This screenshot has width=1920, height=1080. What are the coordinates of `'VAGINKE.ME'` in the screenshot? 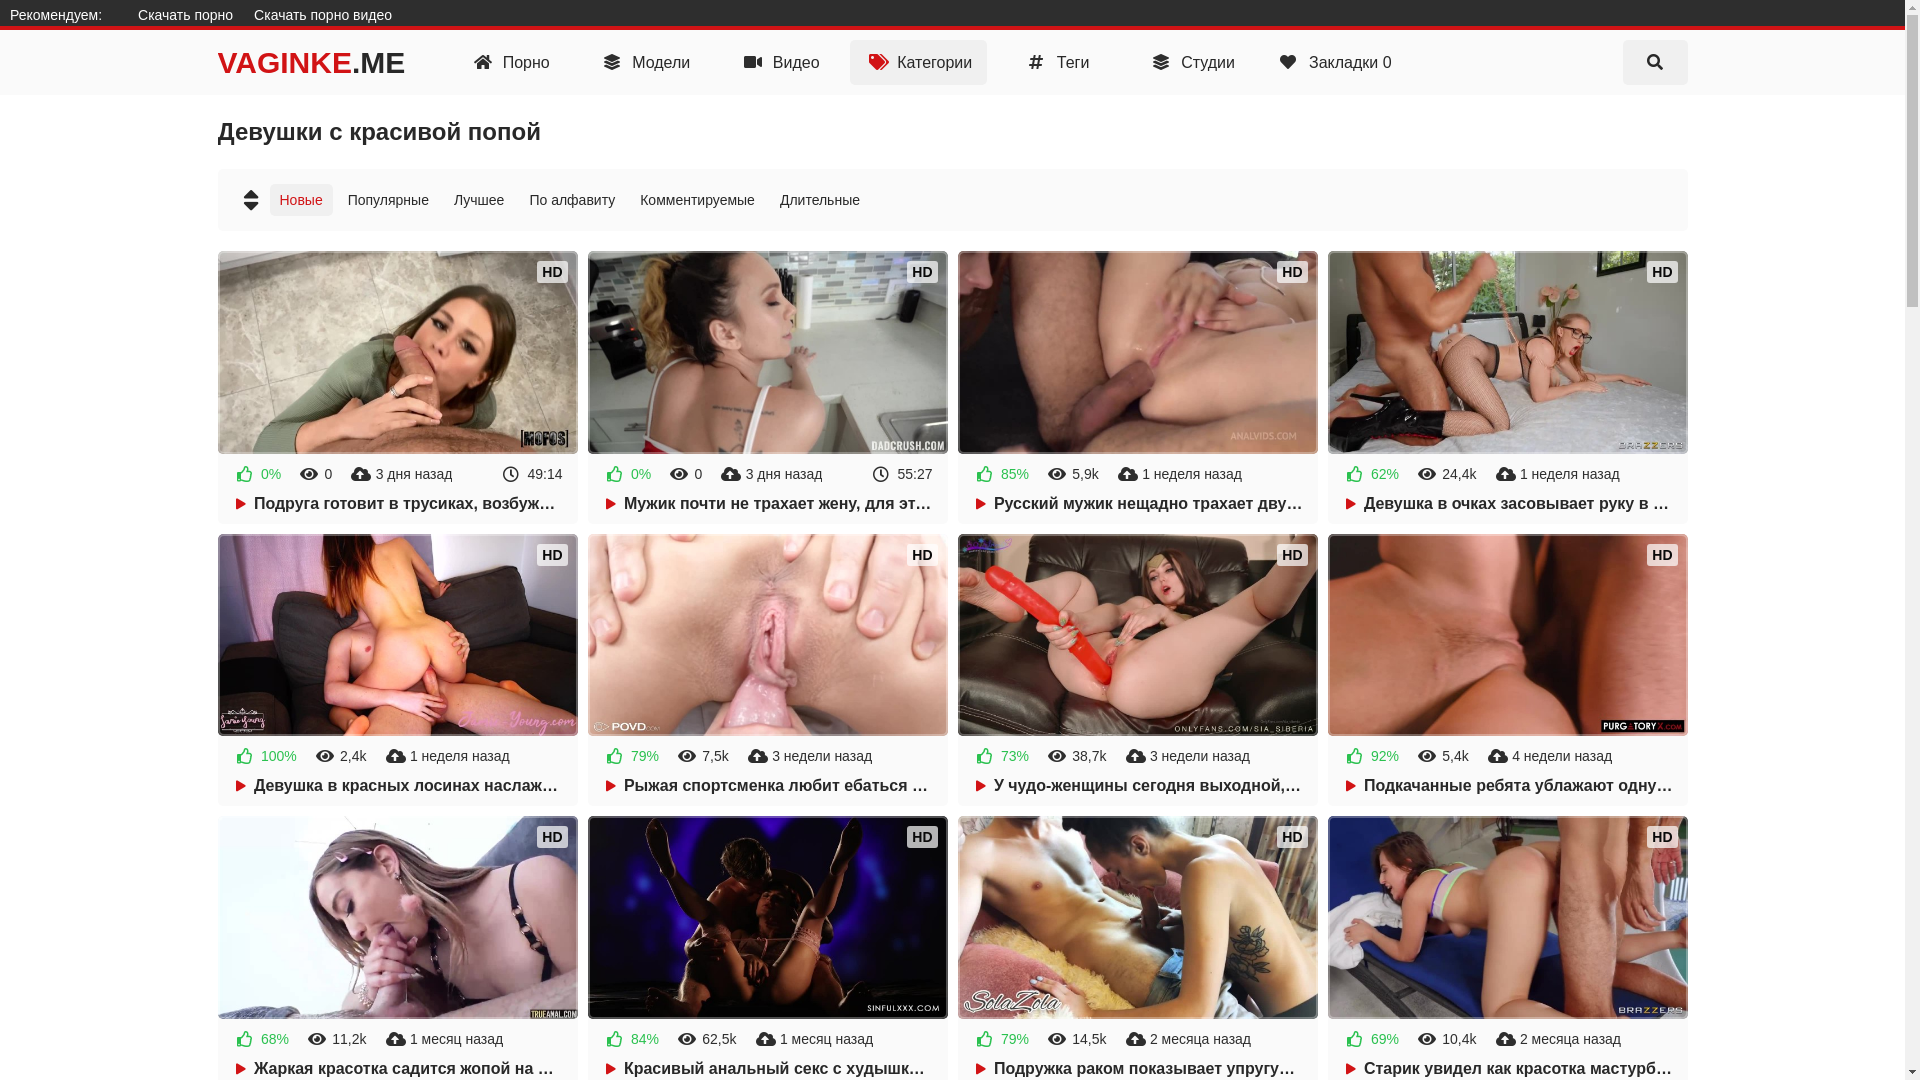 It's located at (311, 61).